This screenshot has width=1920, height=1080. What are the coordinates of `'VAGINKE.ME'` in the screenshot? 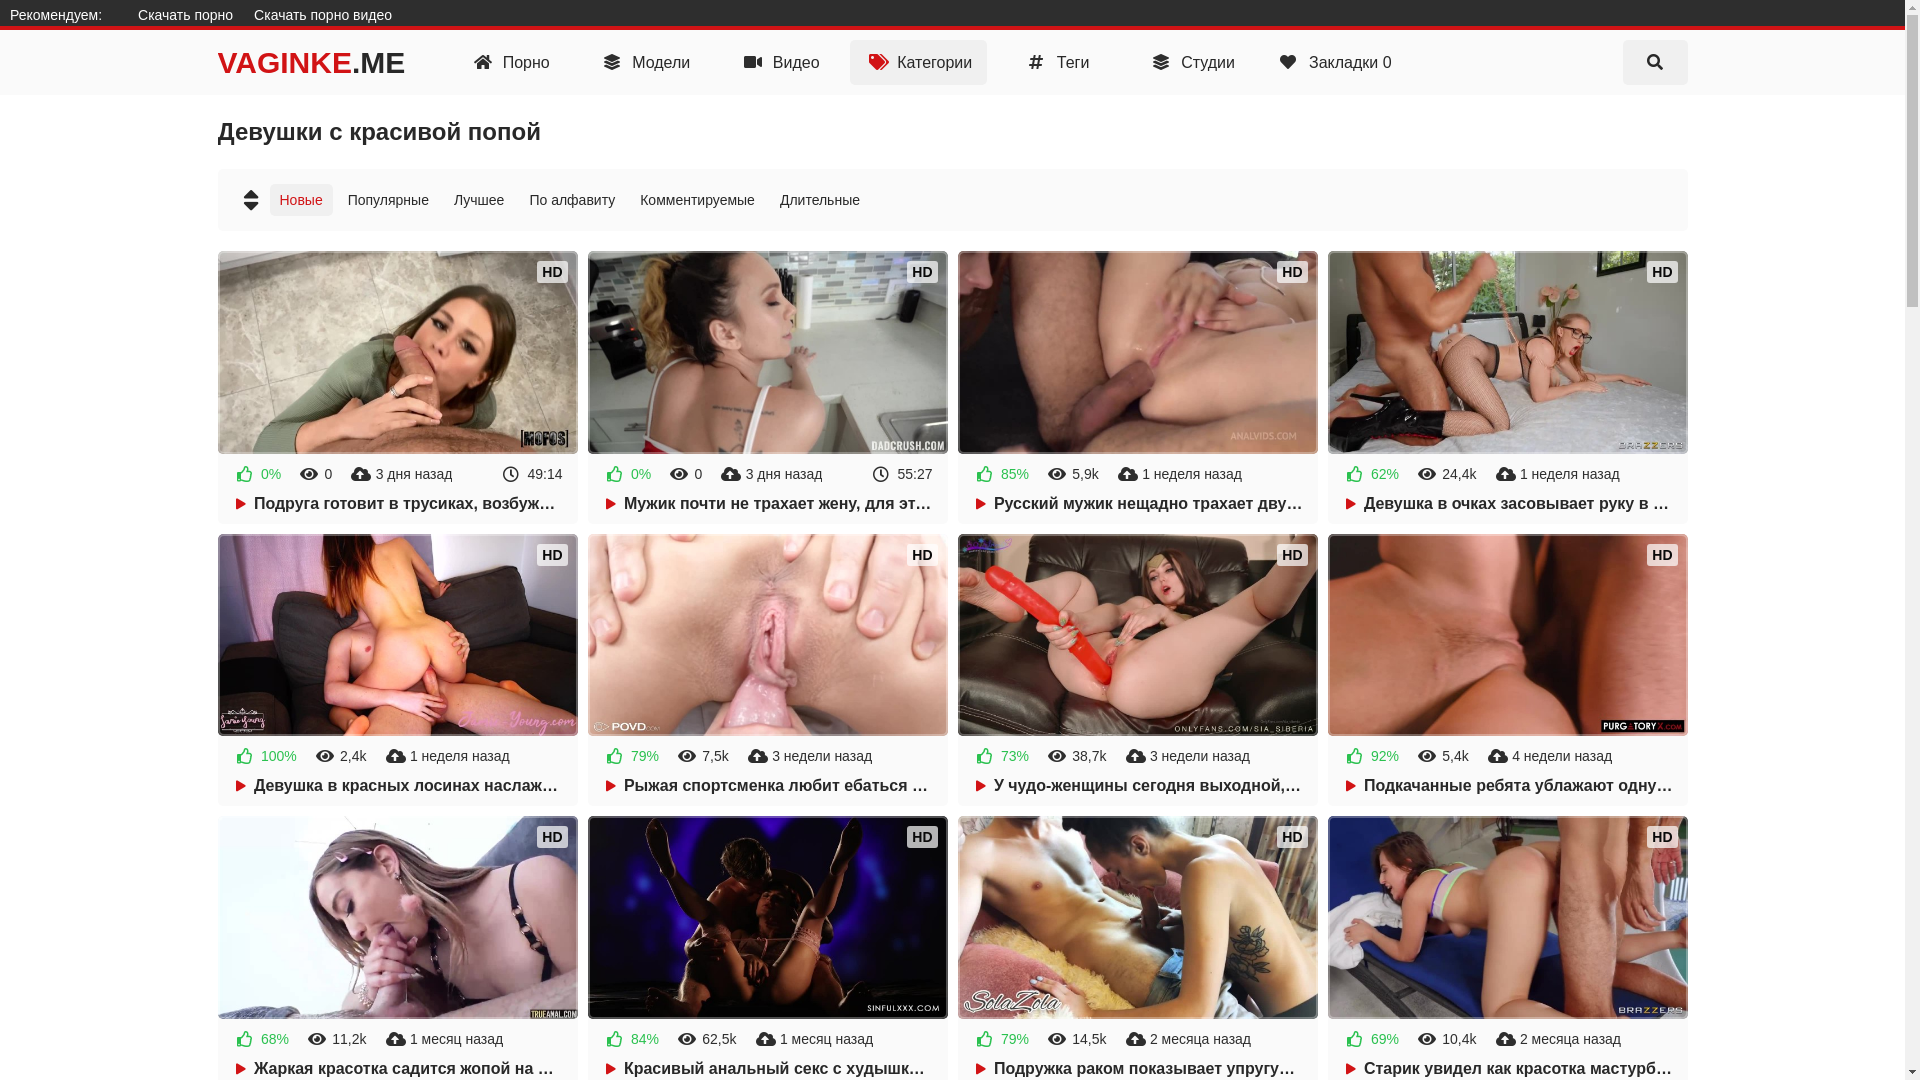 It's located at (311, 61).